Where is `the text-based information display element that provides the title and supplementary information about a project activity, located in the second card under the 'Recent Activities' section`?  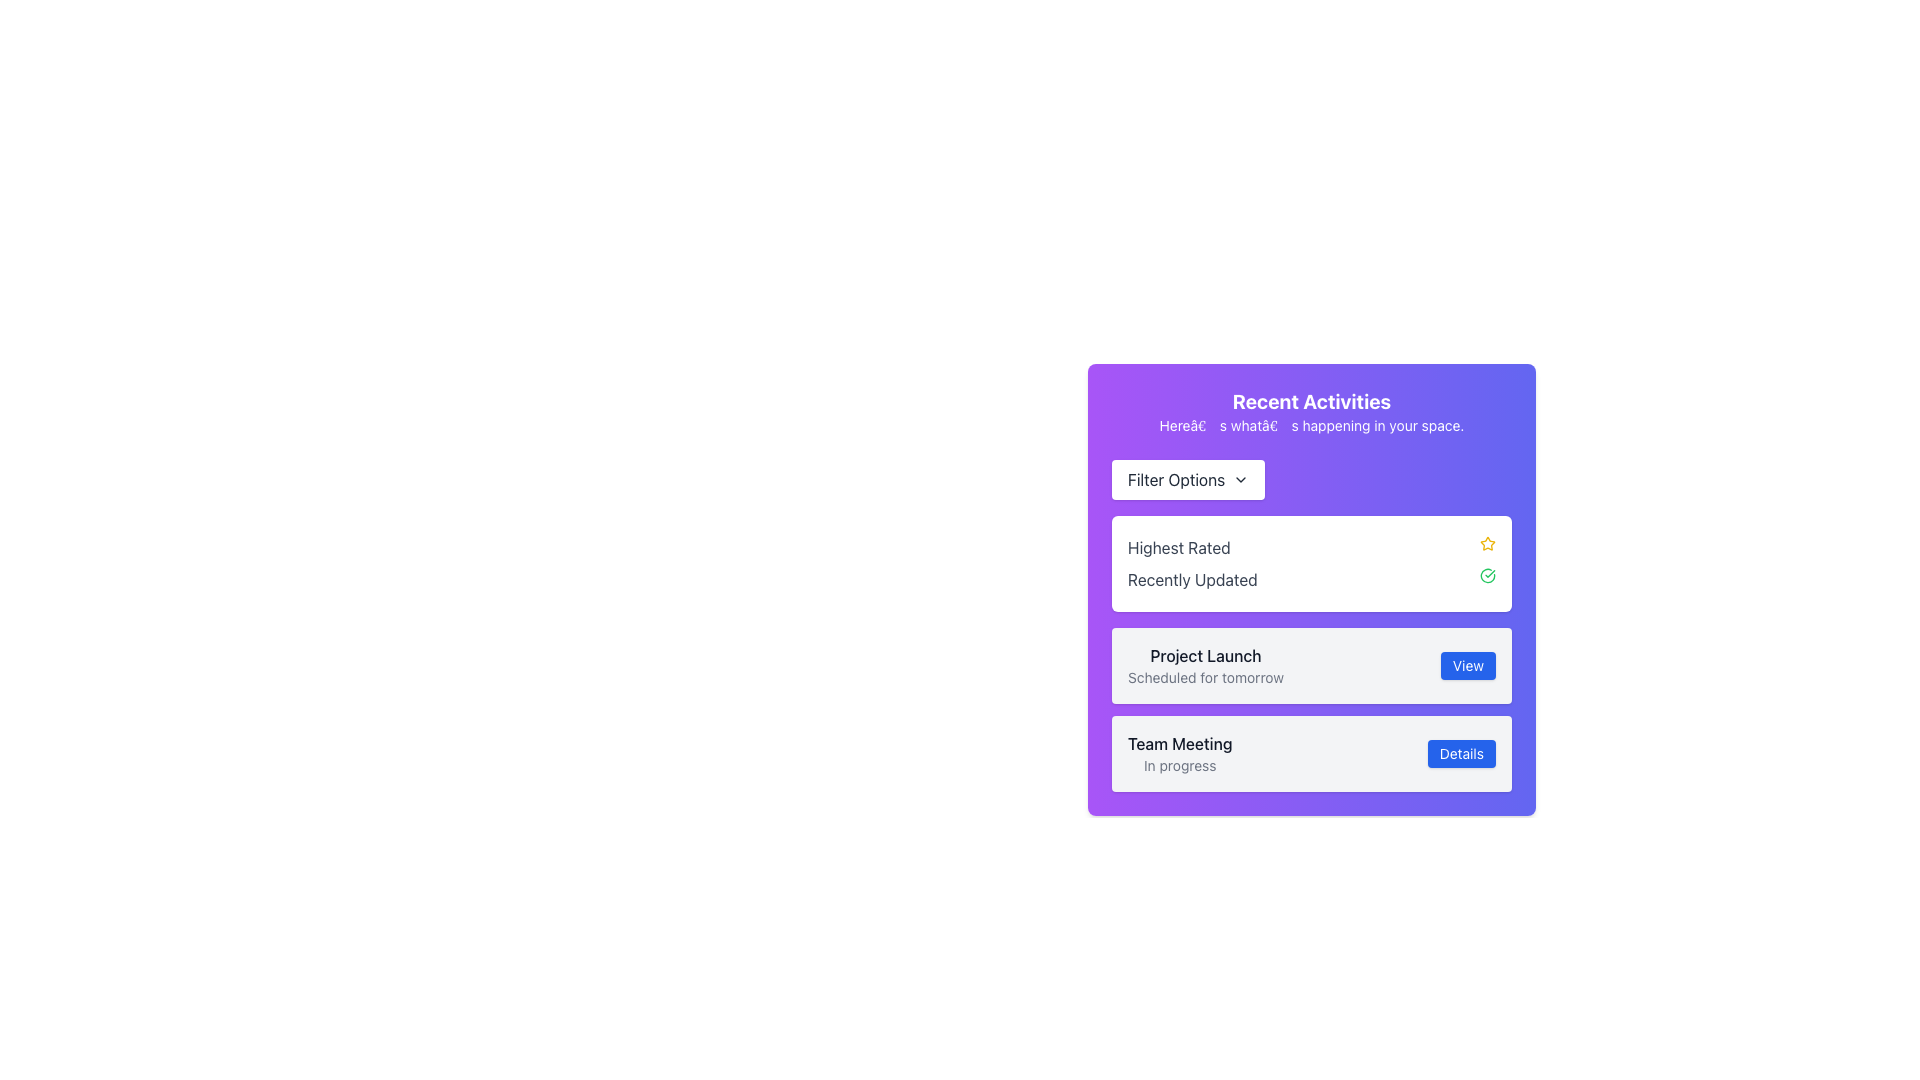
the text-based information display element that provides the title and supplementary information about a project activity, located in the second card under the 'Recent Activities' section is located at coordinates (1204, 666).